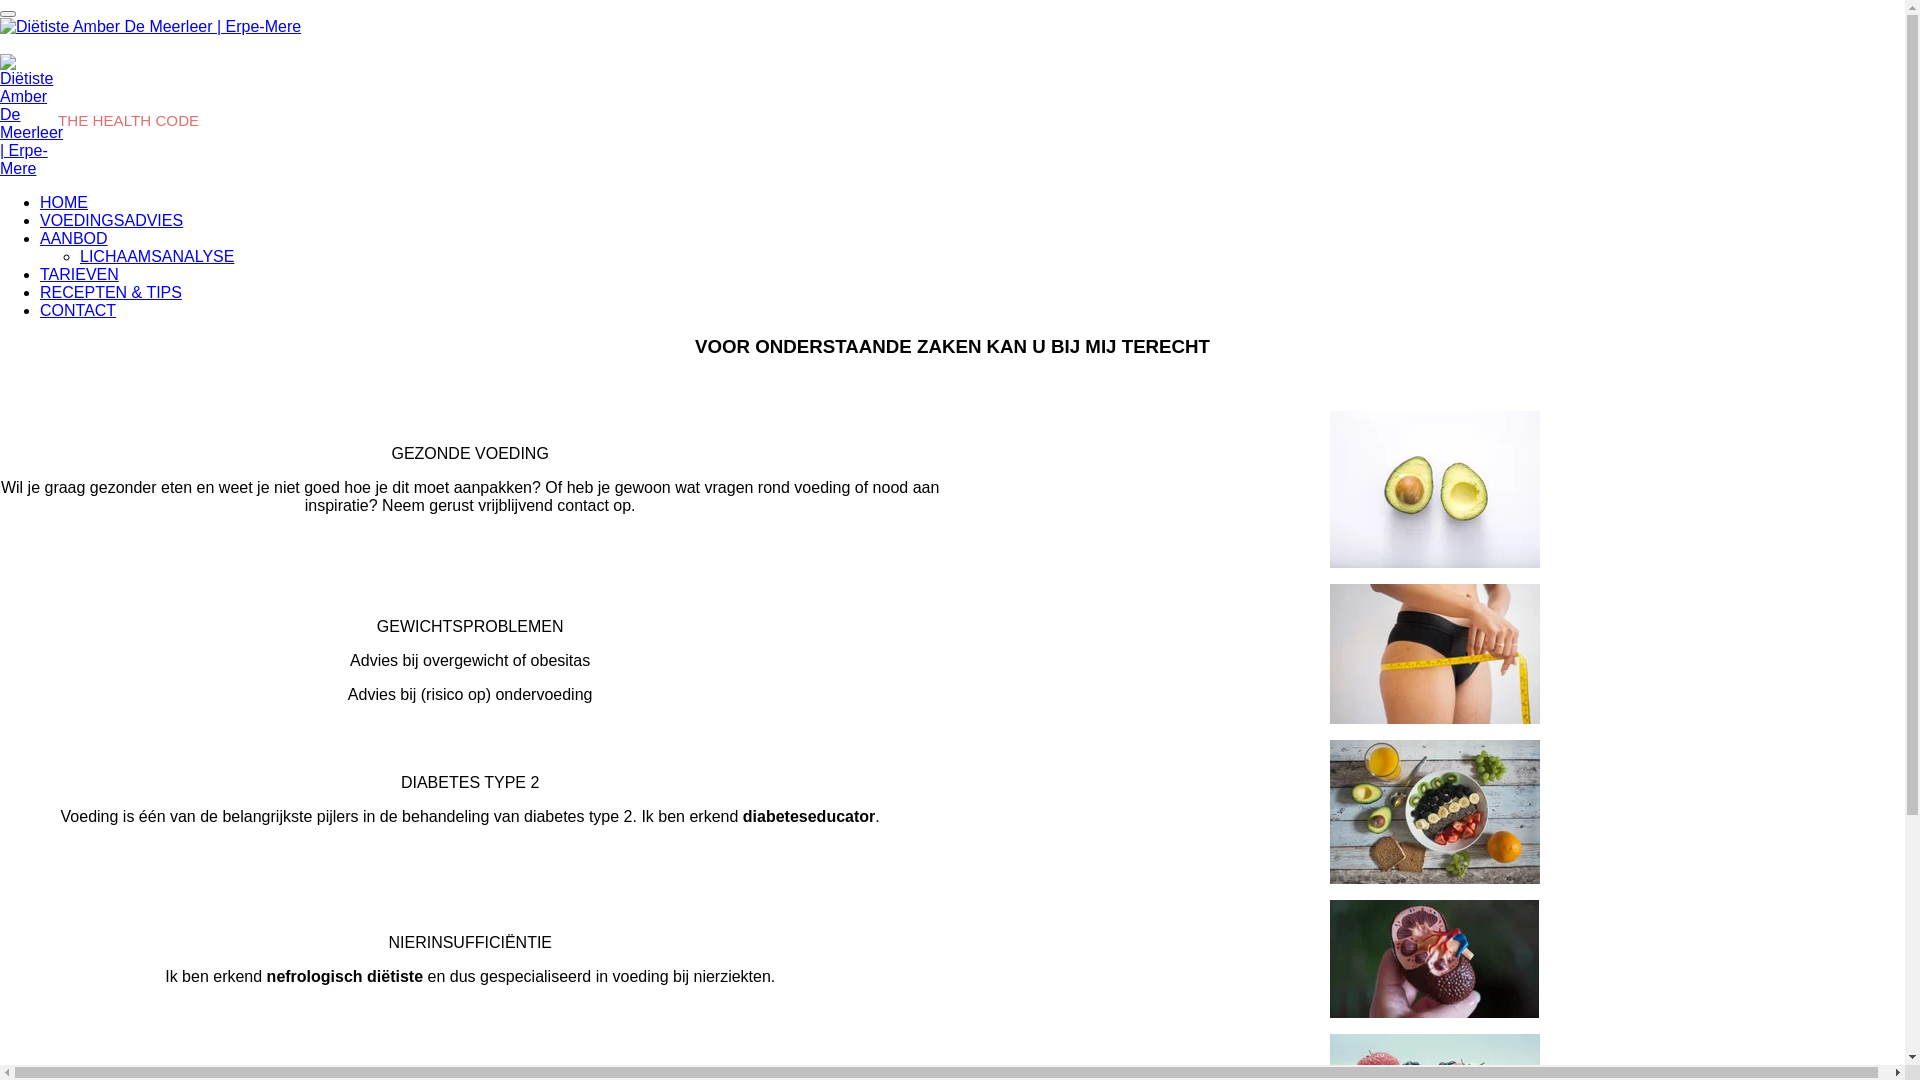 This screenshot has width=1920, height=1080. I want to click on 'AANBOD', so click(73, 237).